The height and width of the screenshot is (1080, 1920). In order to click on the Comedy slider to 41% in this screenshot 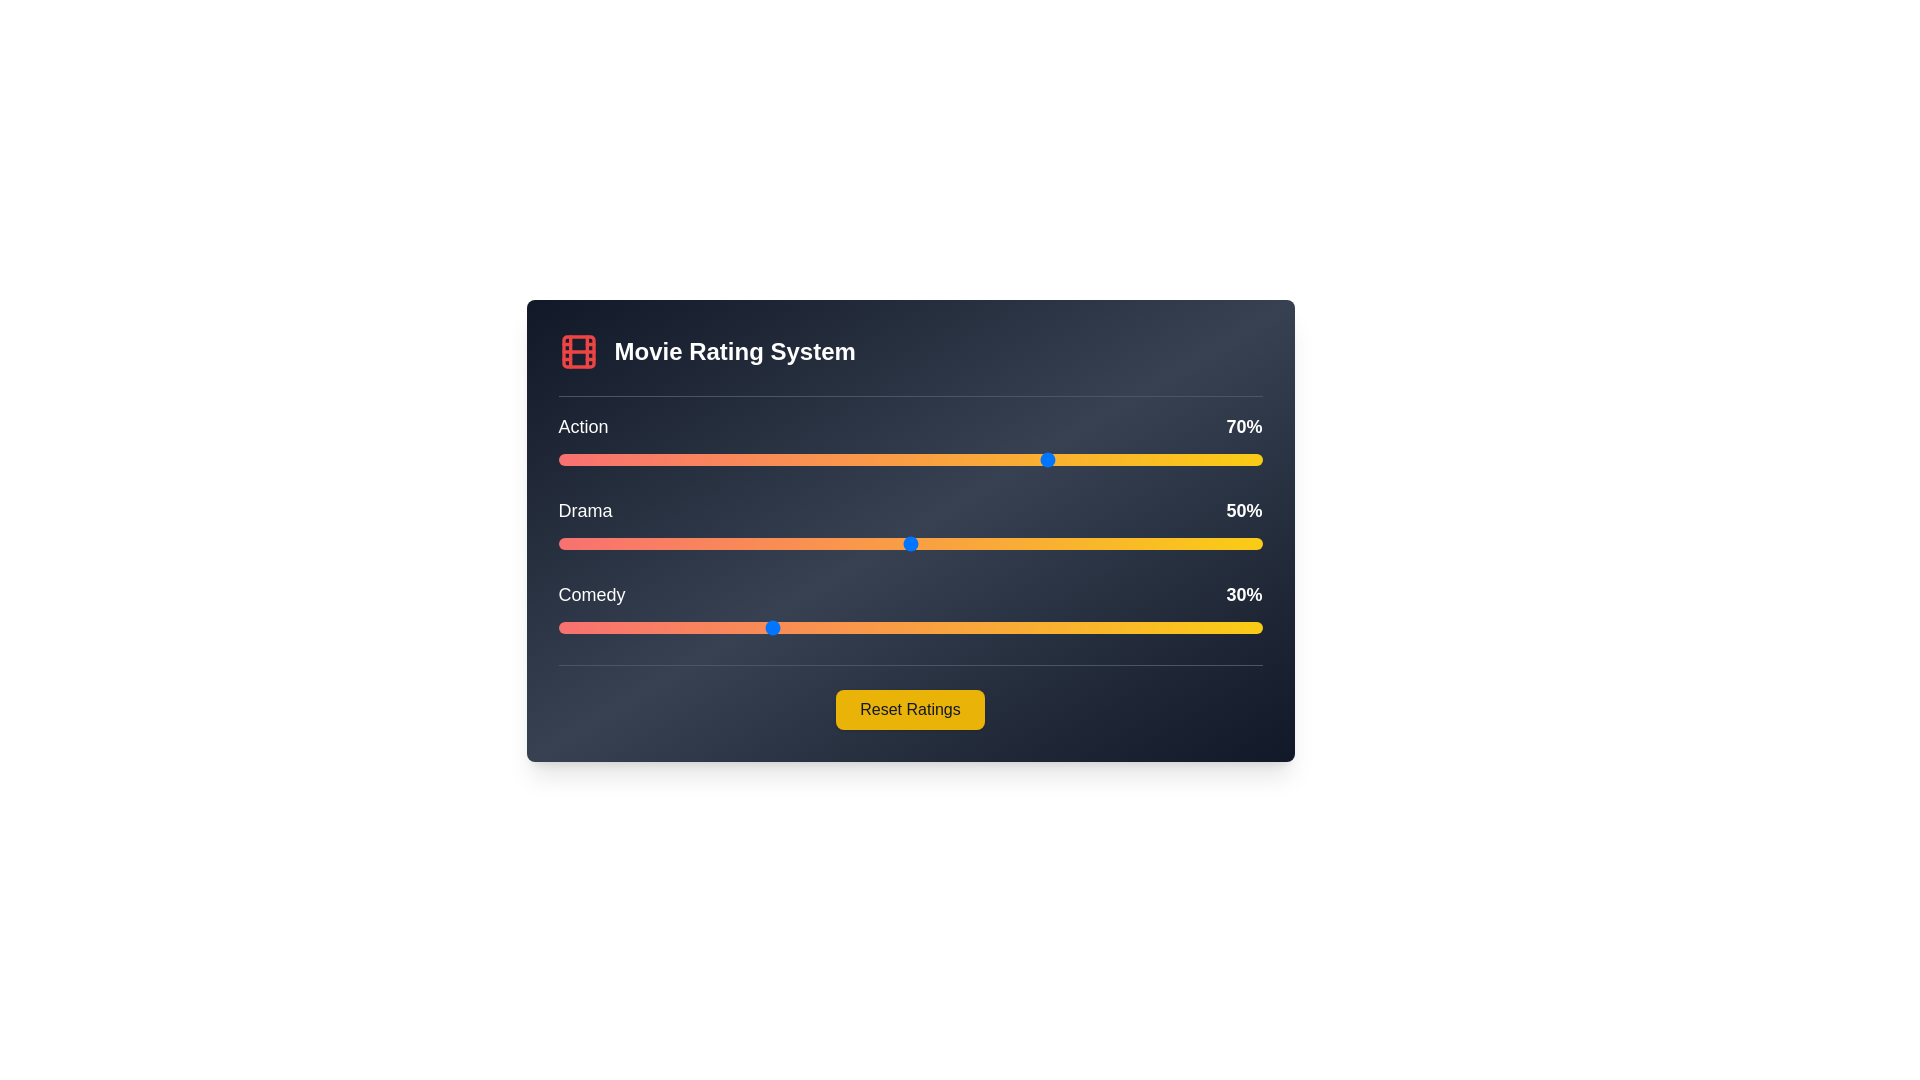, I will do `click(847, 627)`.